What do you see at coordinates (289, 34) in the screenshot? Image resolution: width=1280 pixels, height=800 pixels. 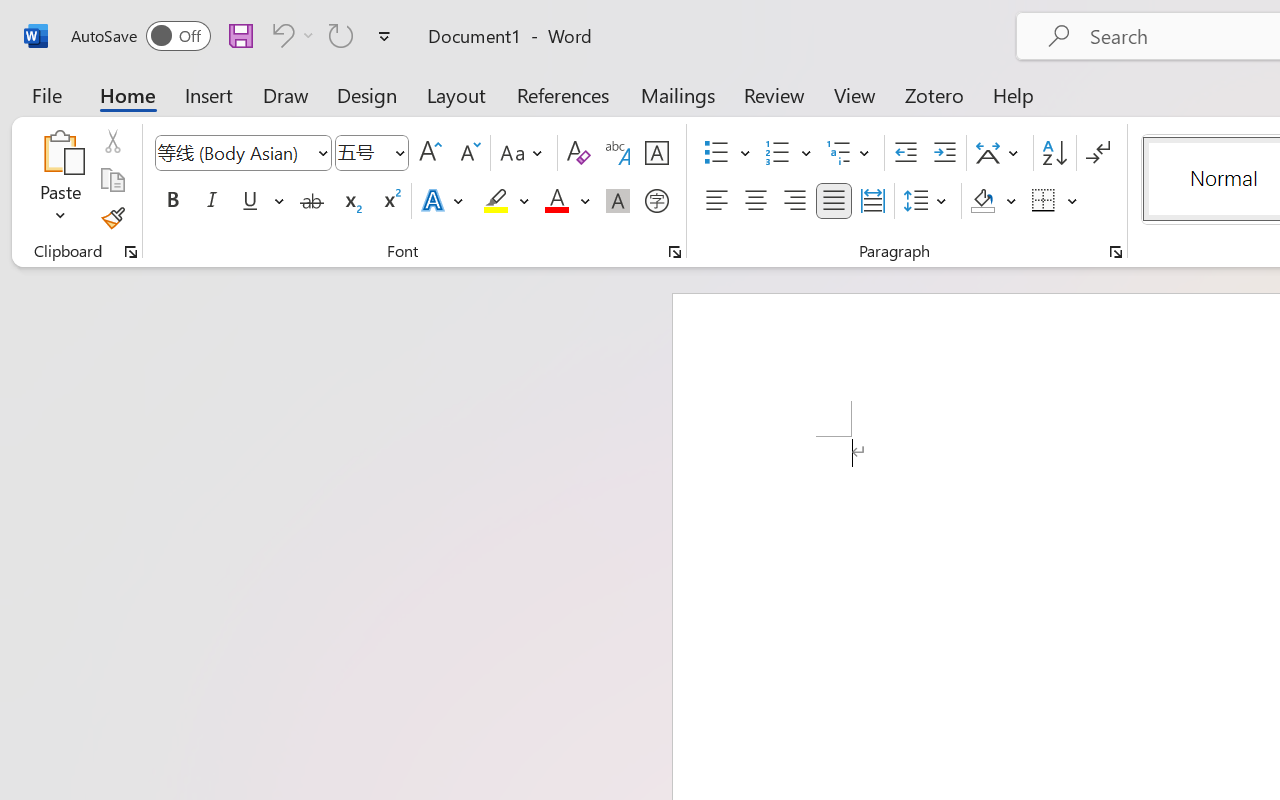 I see `'Can'` at bounding box center [289, 34].